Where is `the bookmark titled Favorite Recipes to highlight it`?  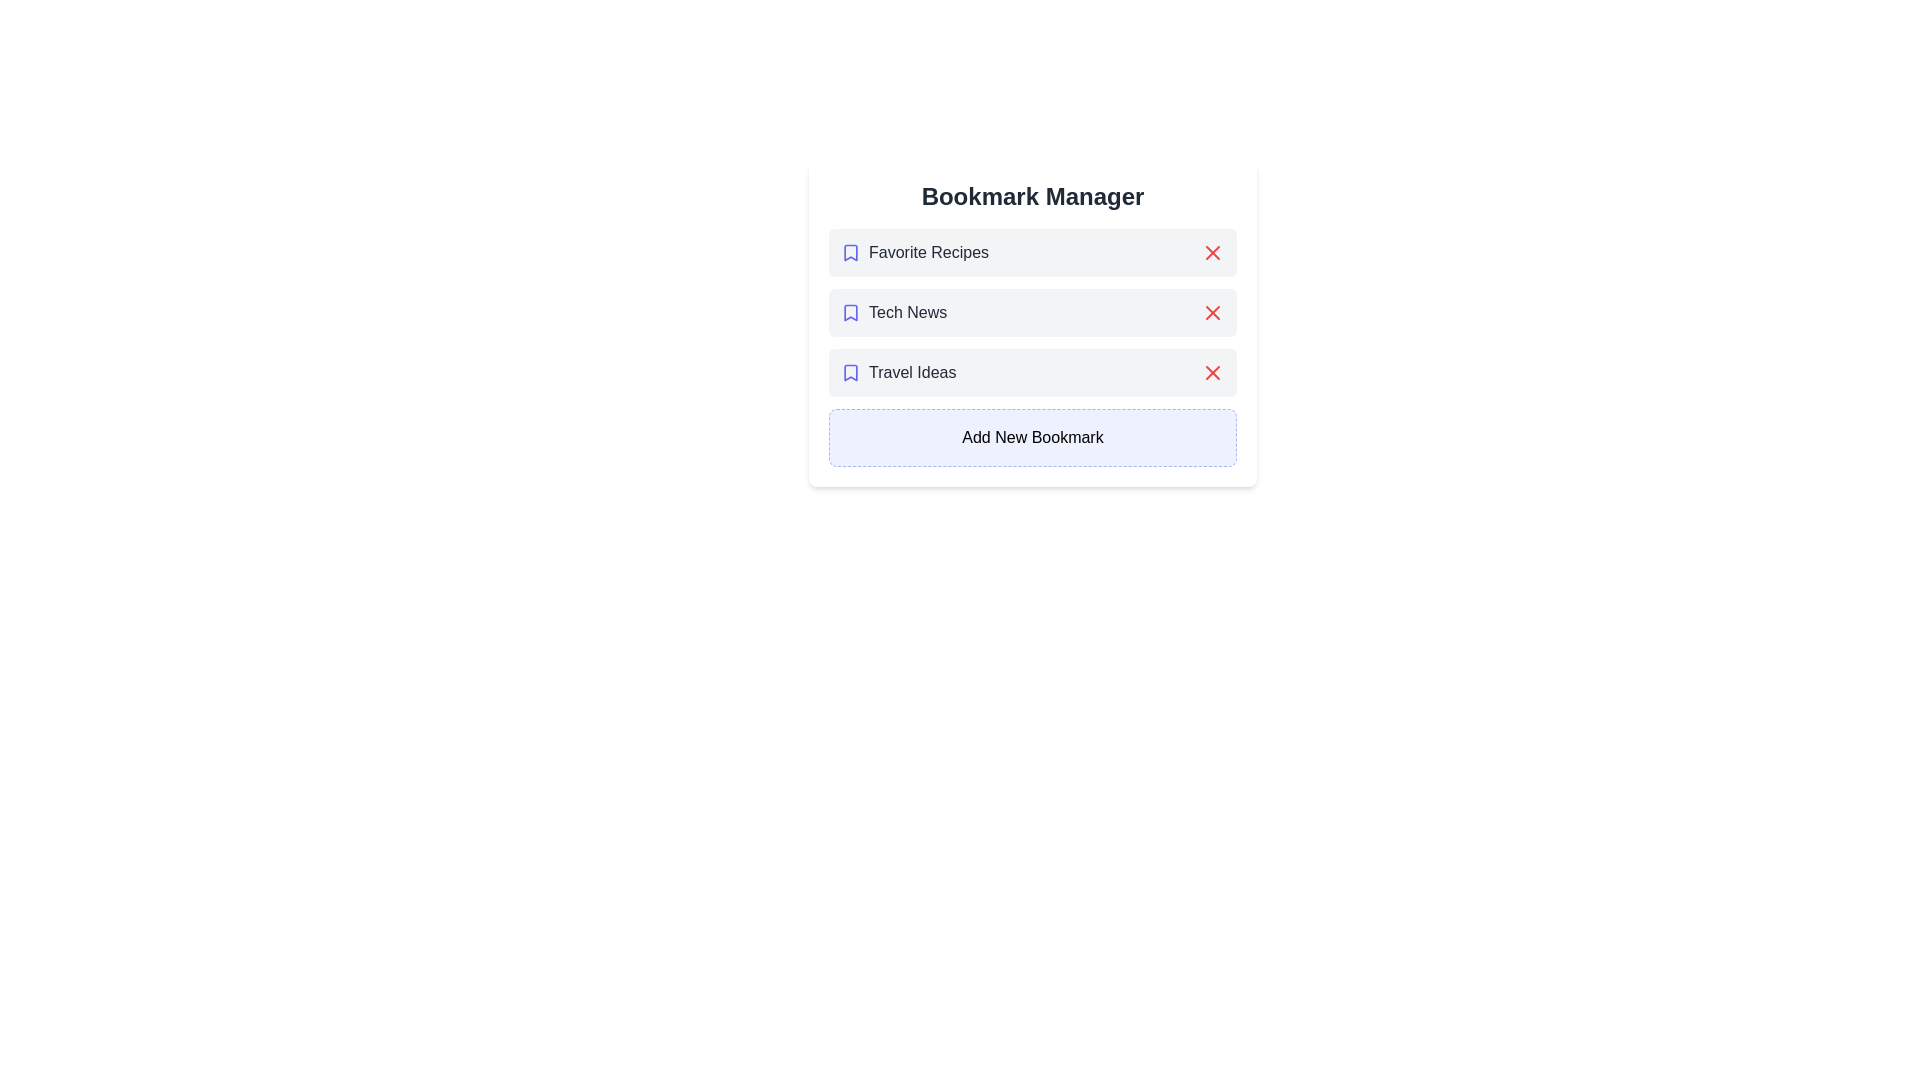 the bookmark titled Favorite Recipes to highlight it is located at coordinates (1032, 252).